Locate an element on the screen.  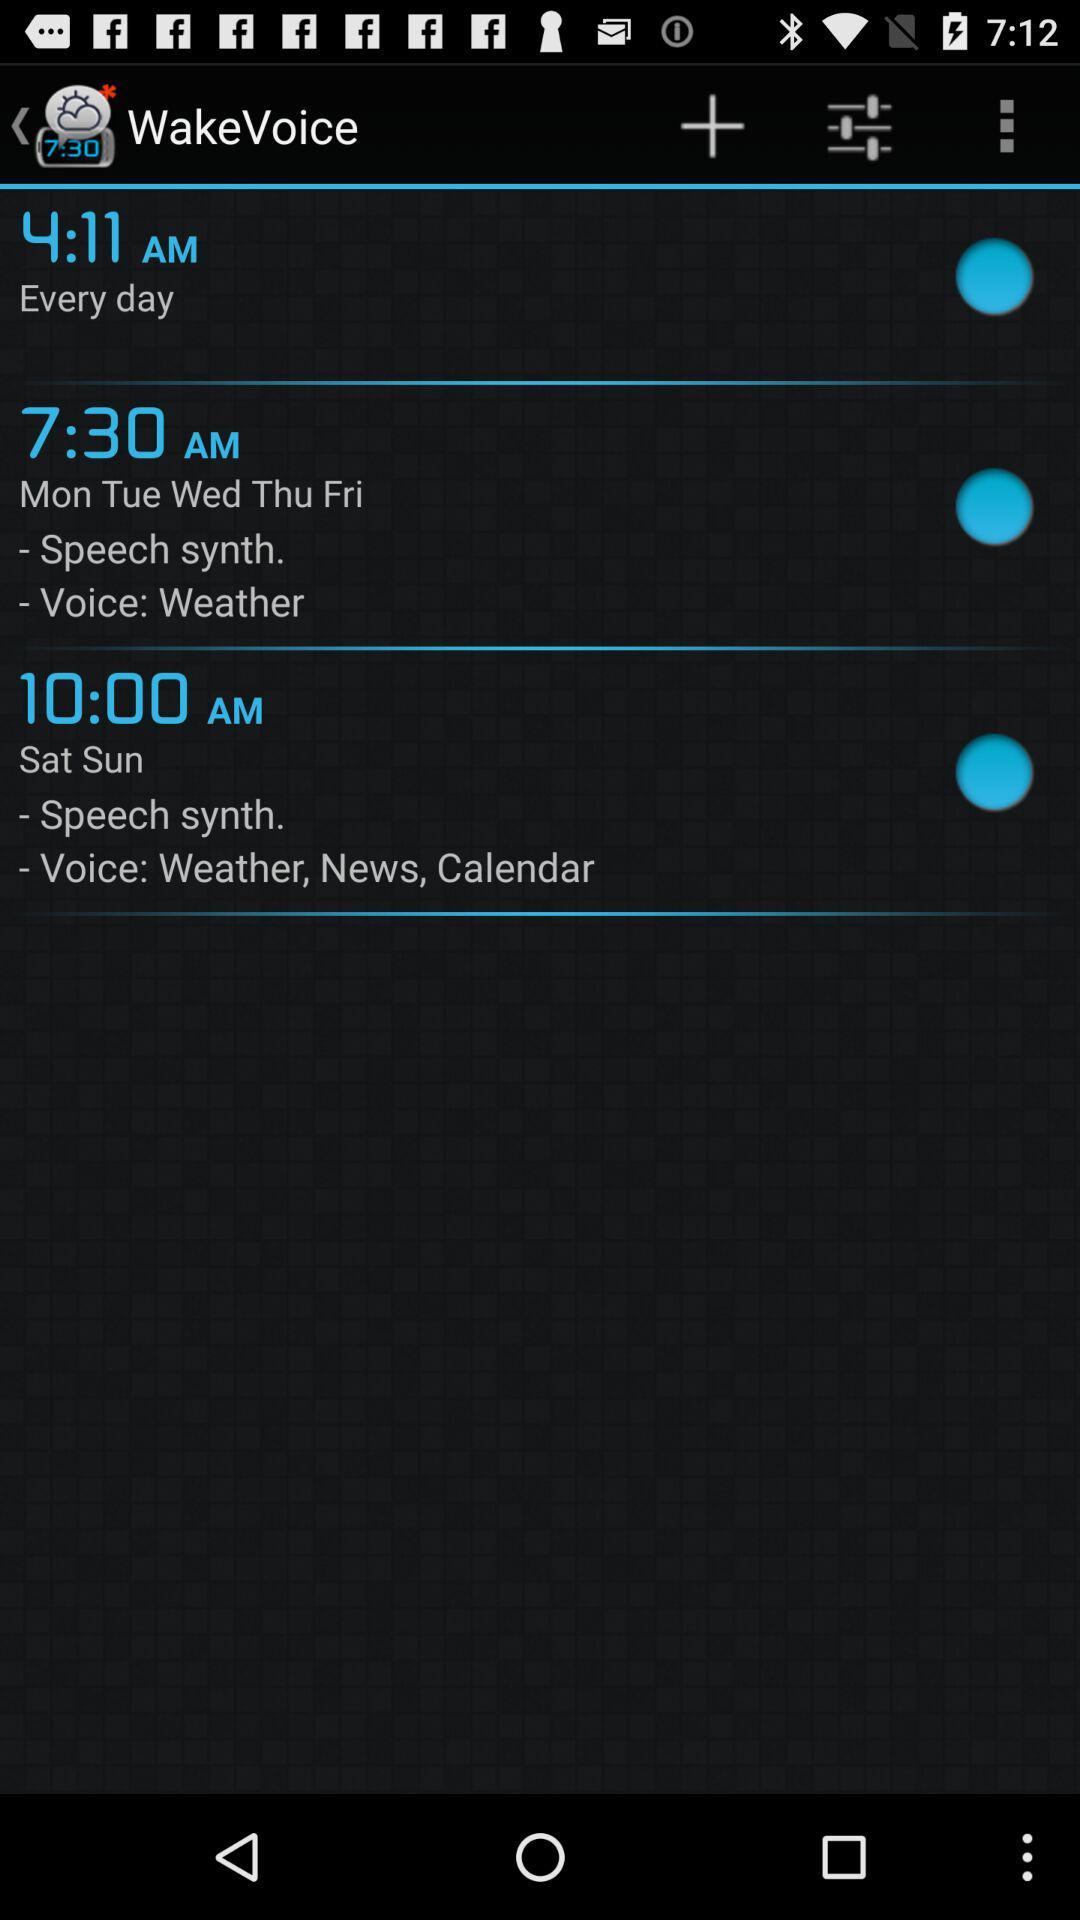
the item below every day is located at coordinates (101, 427).